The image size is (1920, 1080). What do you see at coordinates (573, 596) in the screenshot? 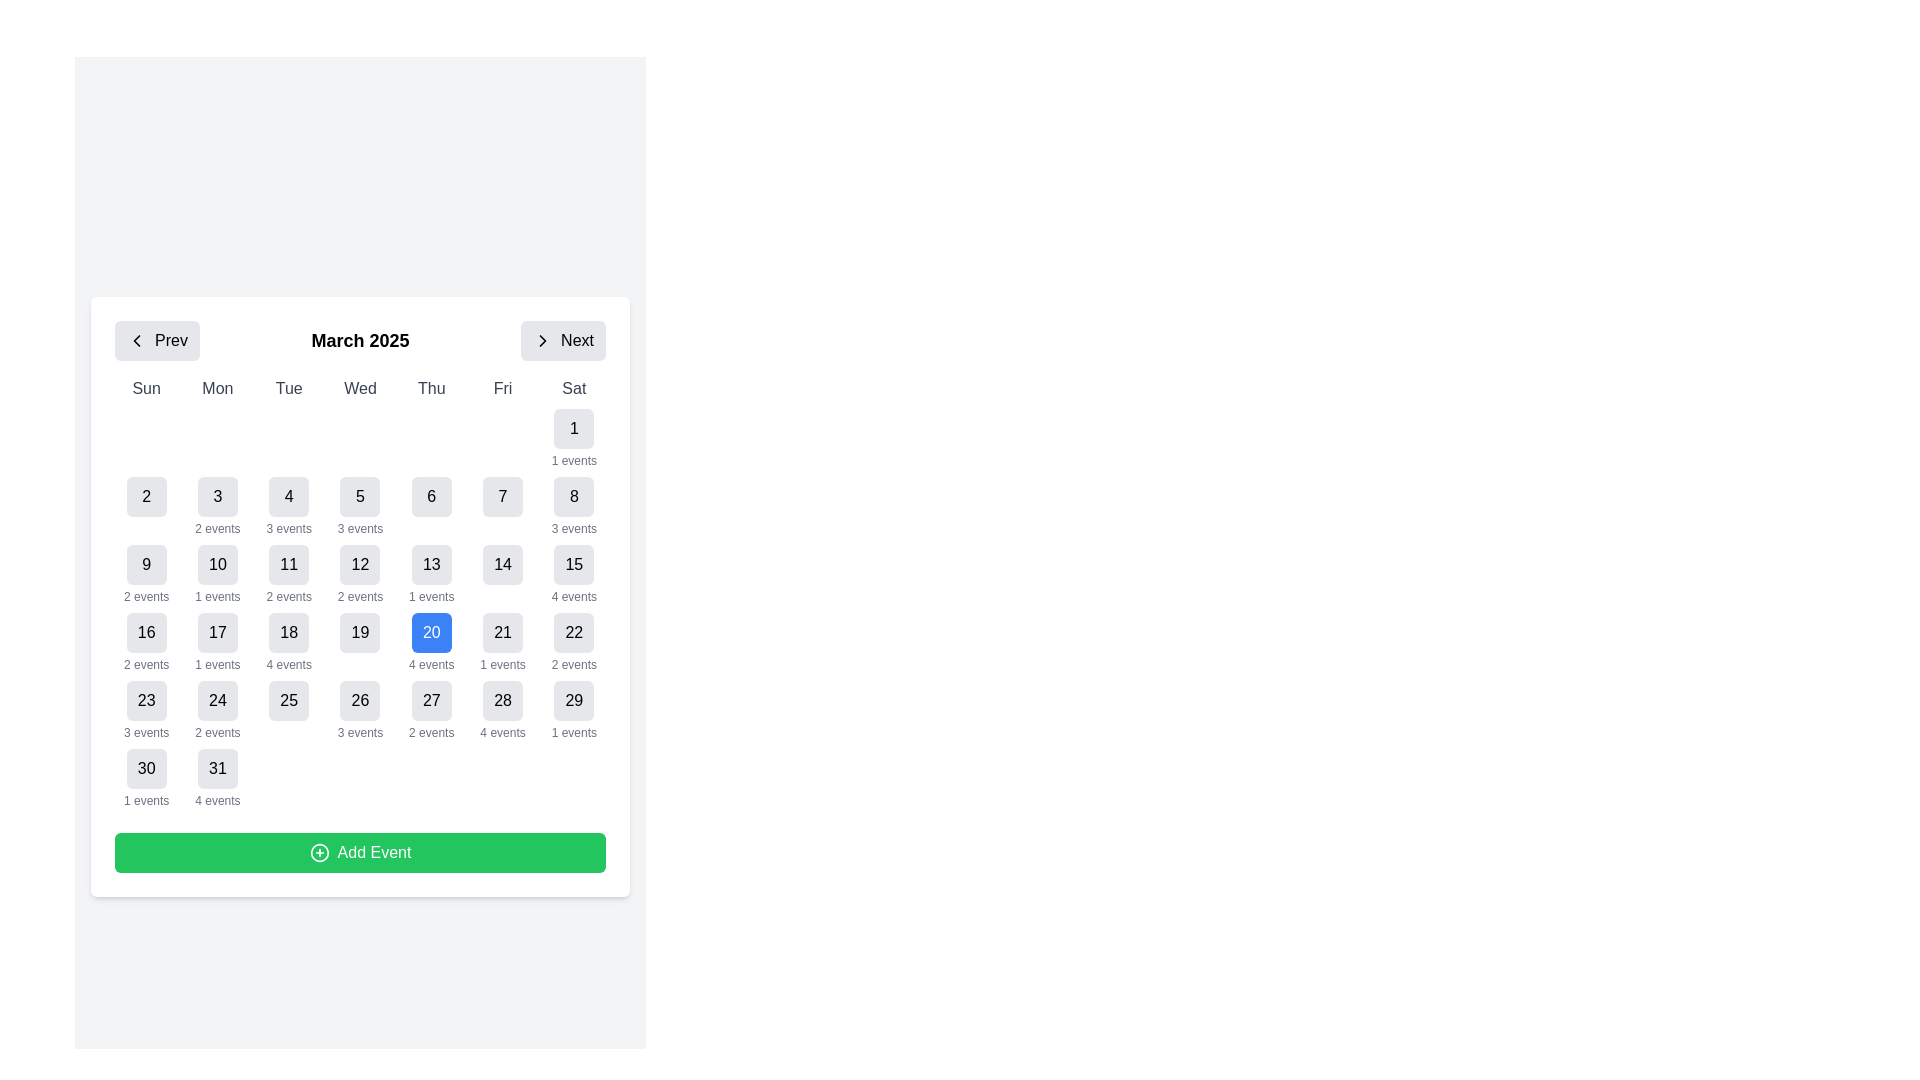
I see `the small text label displaying '4 events' in light gray font, located at the bottom of the grid cell for the date '15' in the calendar layout` at bounding box center [573, 596].